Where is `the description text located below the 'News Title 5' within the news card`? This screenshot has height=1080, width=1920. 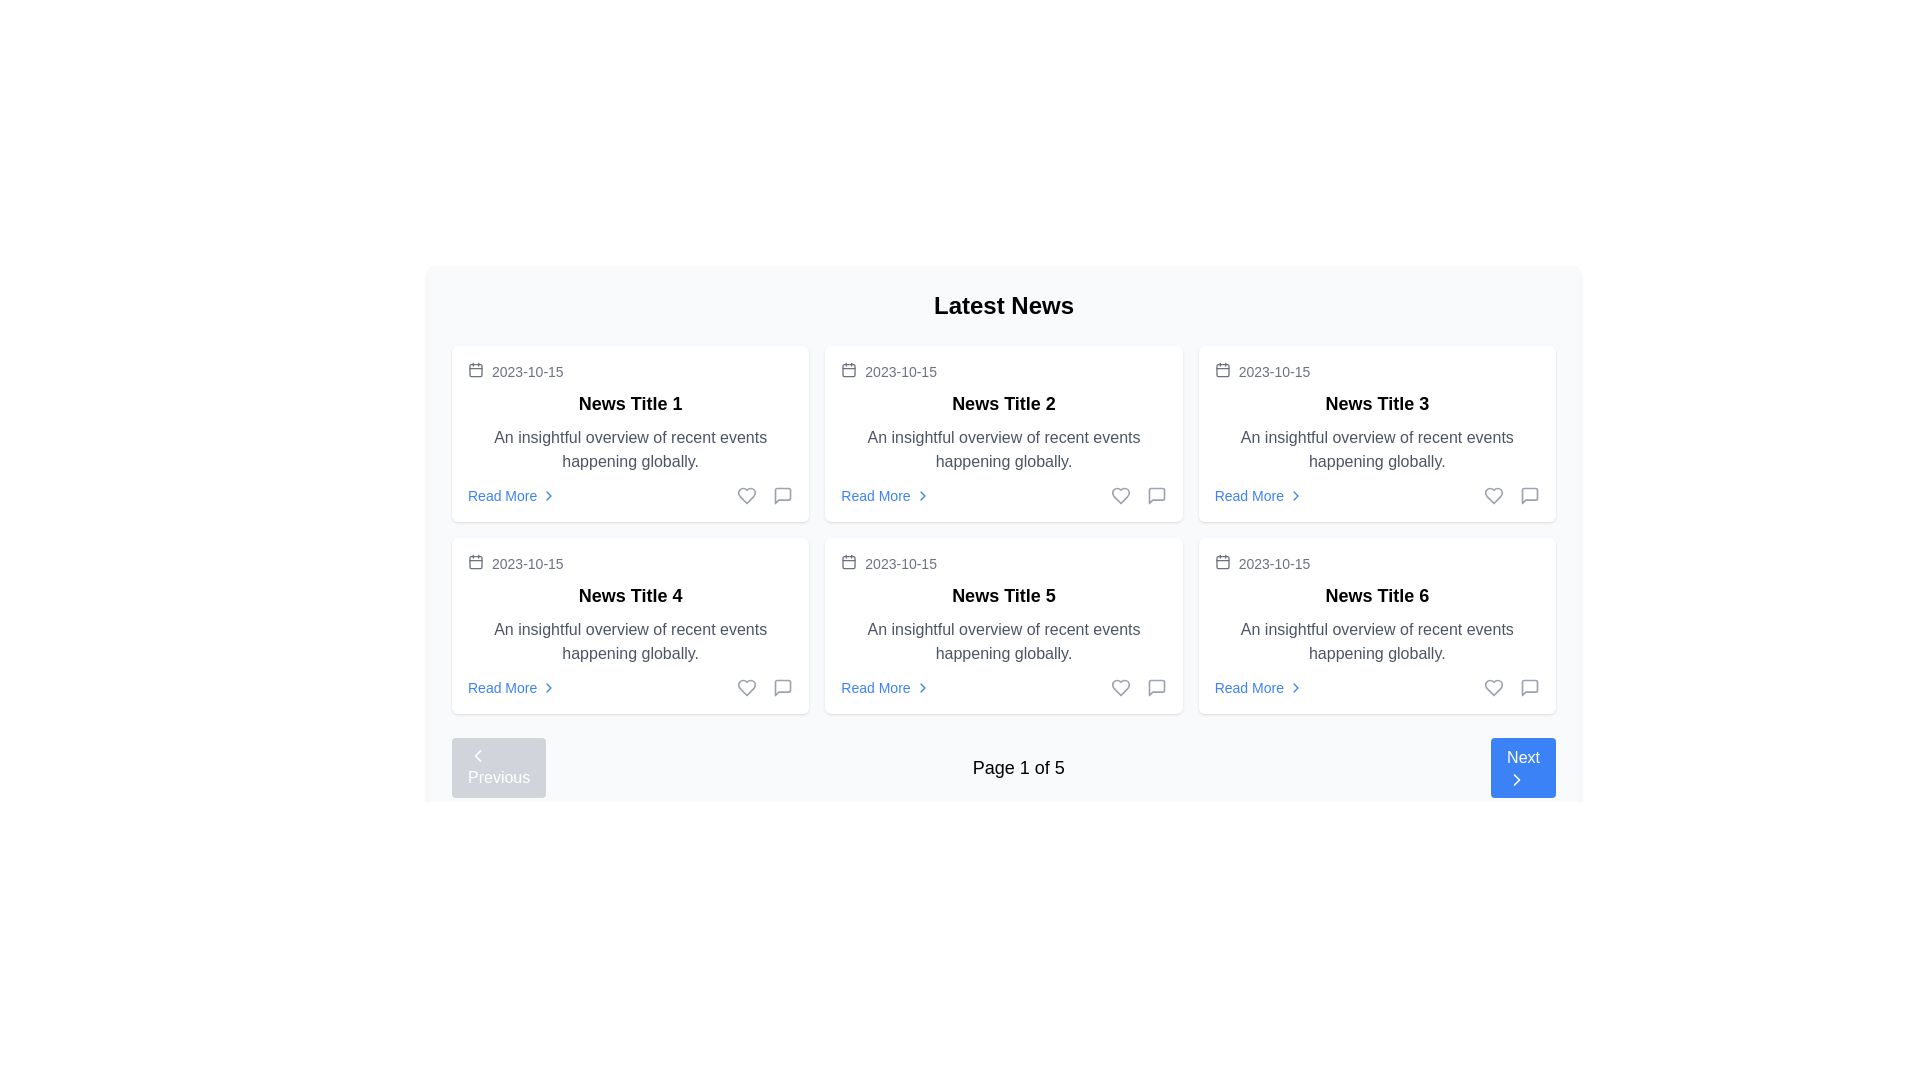 the description text located below the 'News Title 5' within the news card is located at coordinates (1003, 641).